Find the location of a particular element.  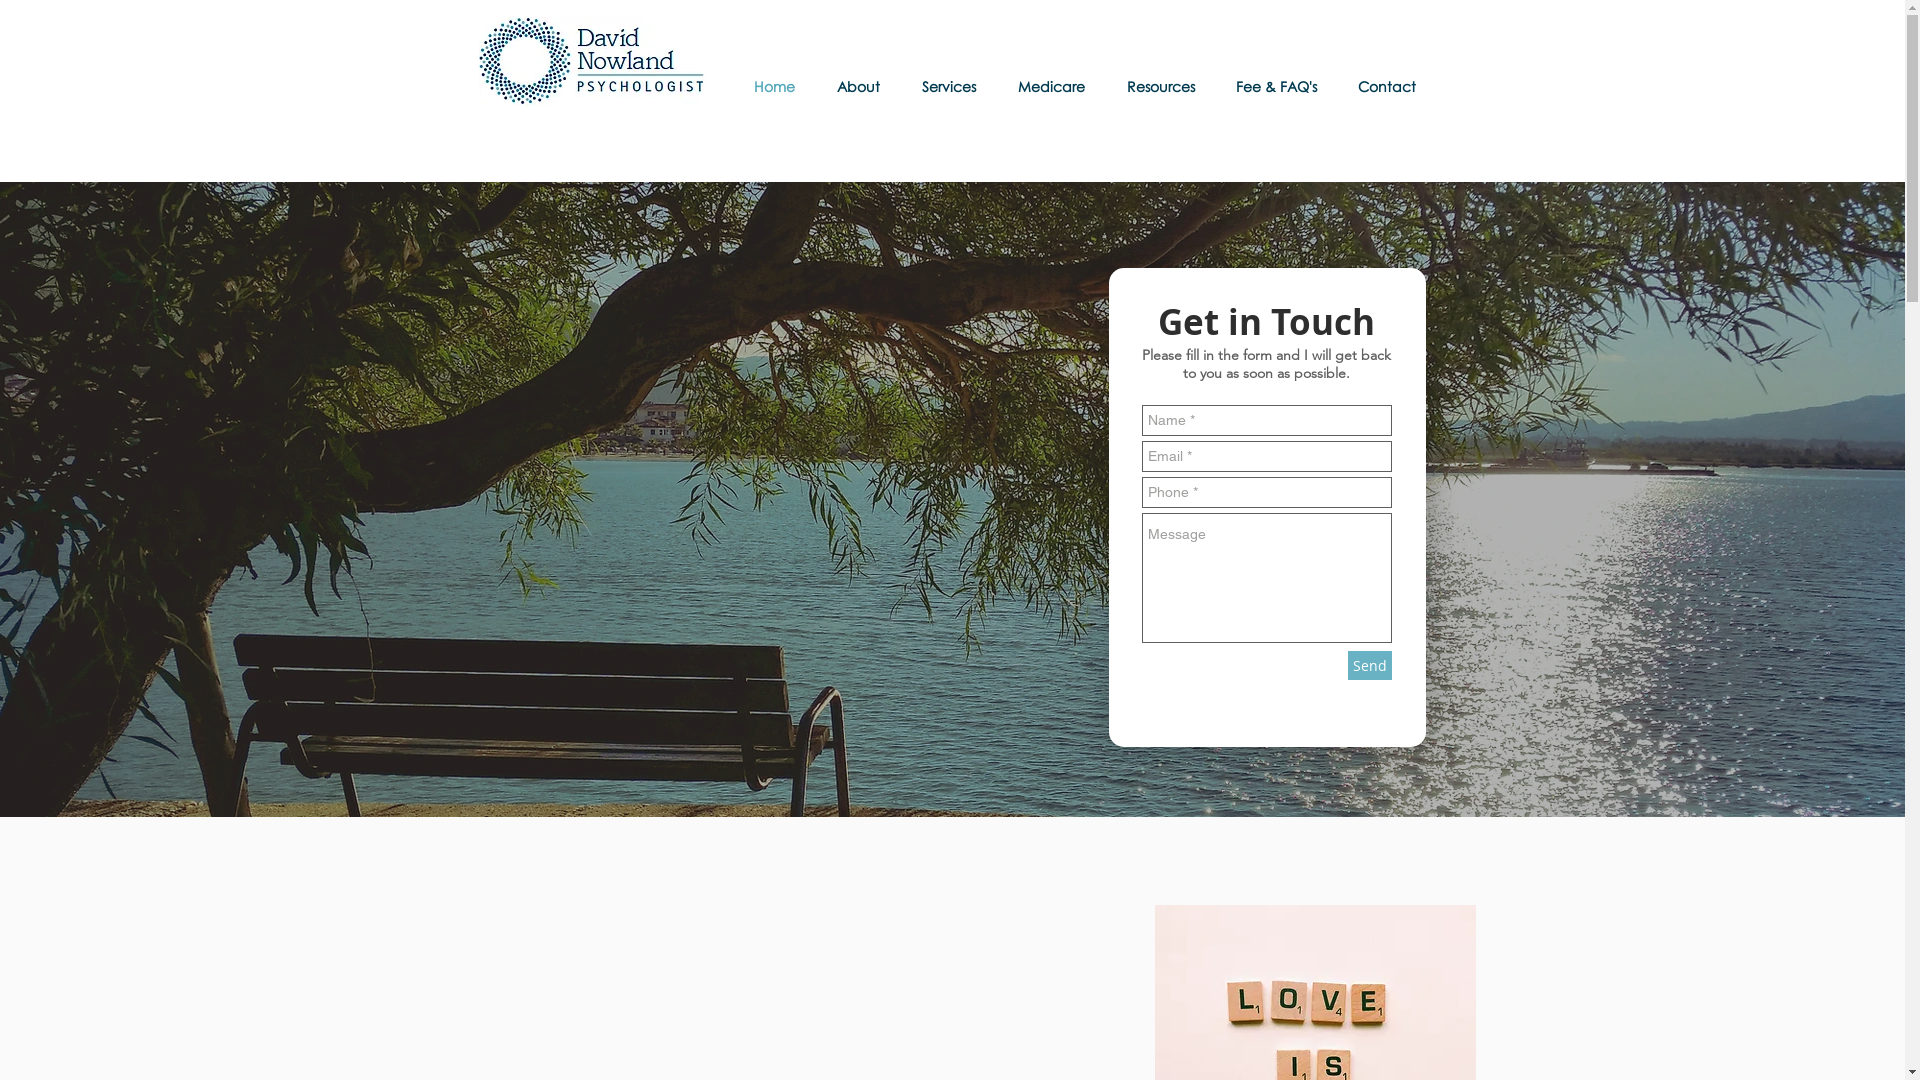

'Fee & FAQ's' is located at coordinates (1281, 85).